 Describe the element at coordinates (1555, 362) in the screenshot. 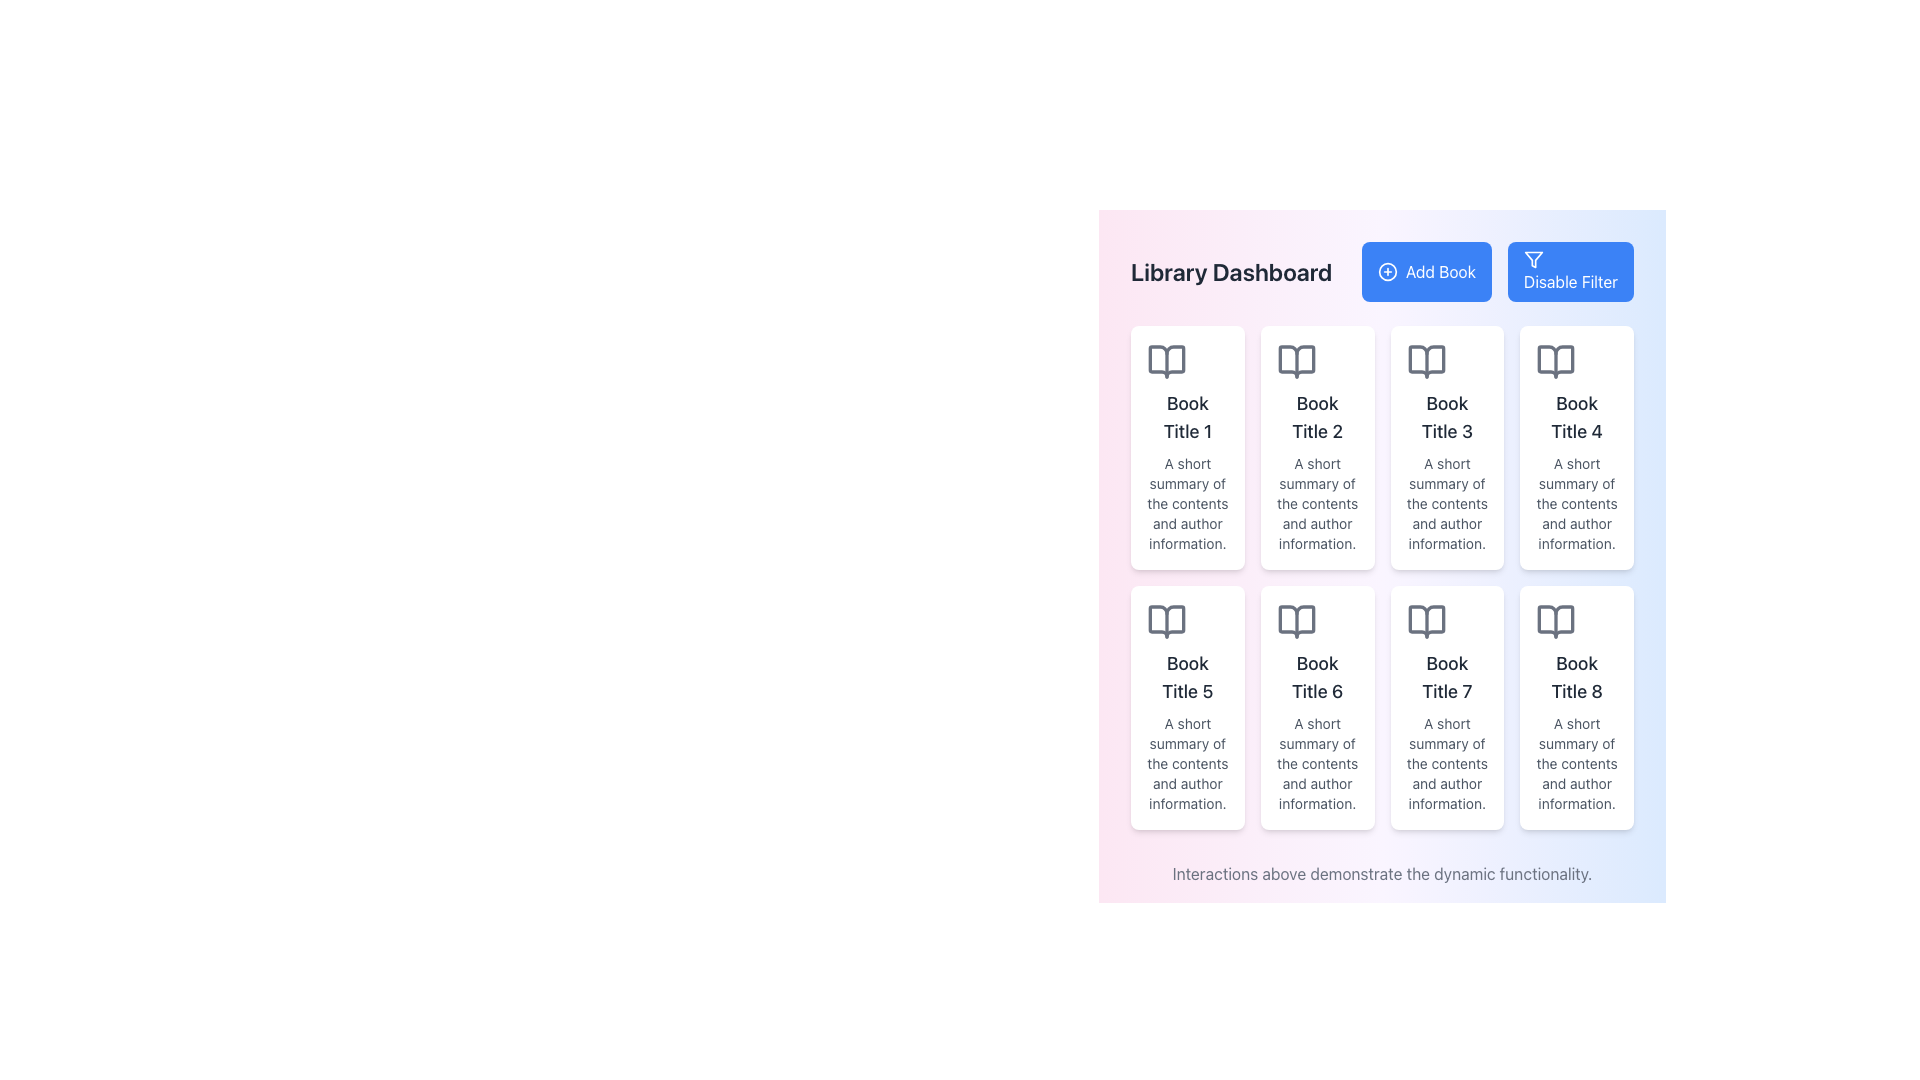

I see `the book icon located in the top-right section of the library dashboard inside the card labeled 'Book Title 4'. This icon symbolizes the concept of a book or reading, helping users identify the associated content` at that location.